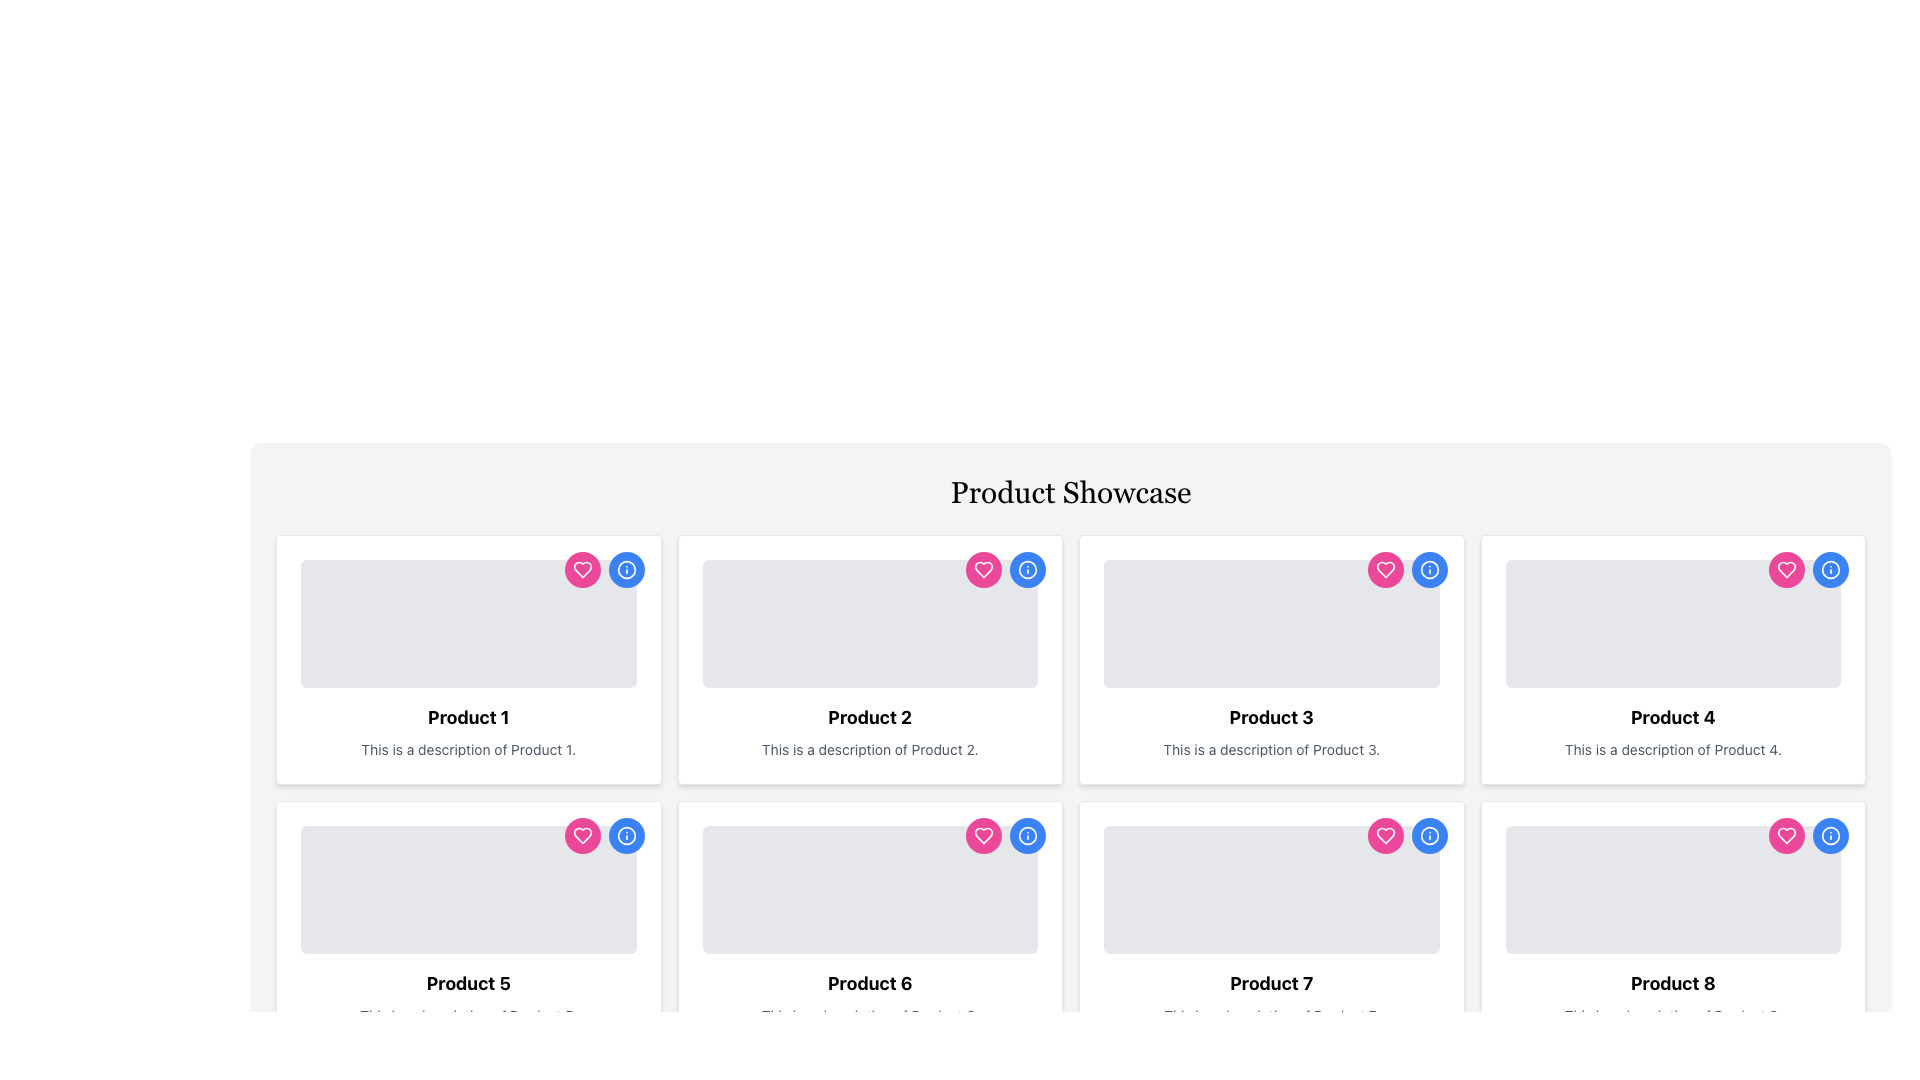 The image size is (1920, 1080). I want to click on the button located, so click(1809, 836).